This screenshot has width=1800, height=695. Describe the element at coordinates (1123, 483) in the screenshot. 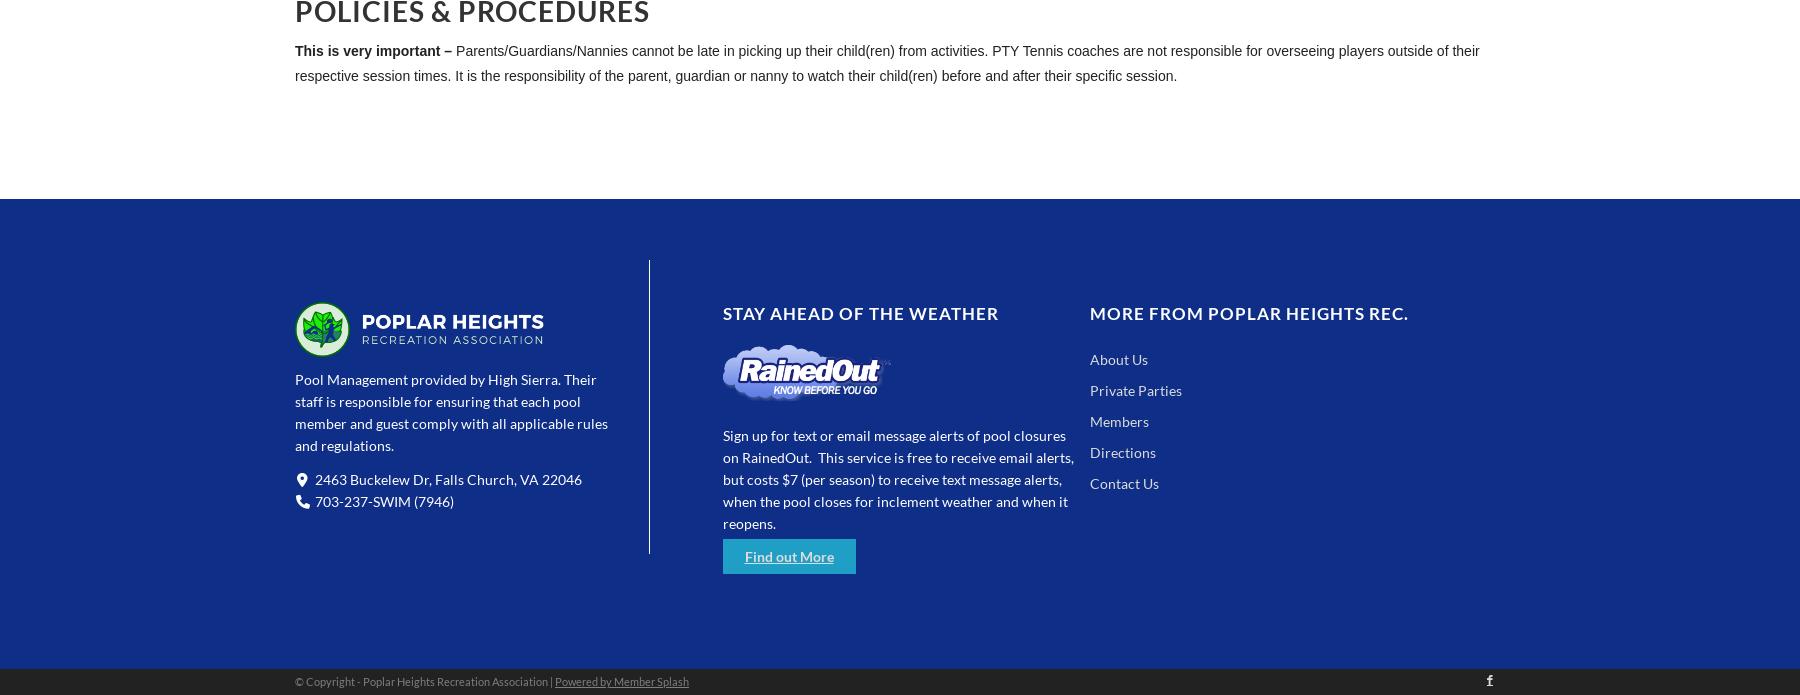

I see `'Contact Us'` at that location.